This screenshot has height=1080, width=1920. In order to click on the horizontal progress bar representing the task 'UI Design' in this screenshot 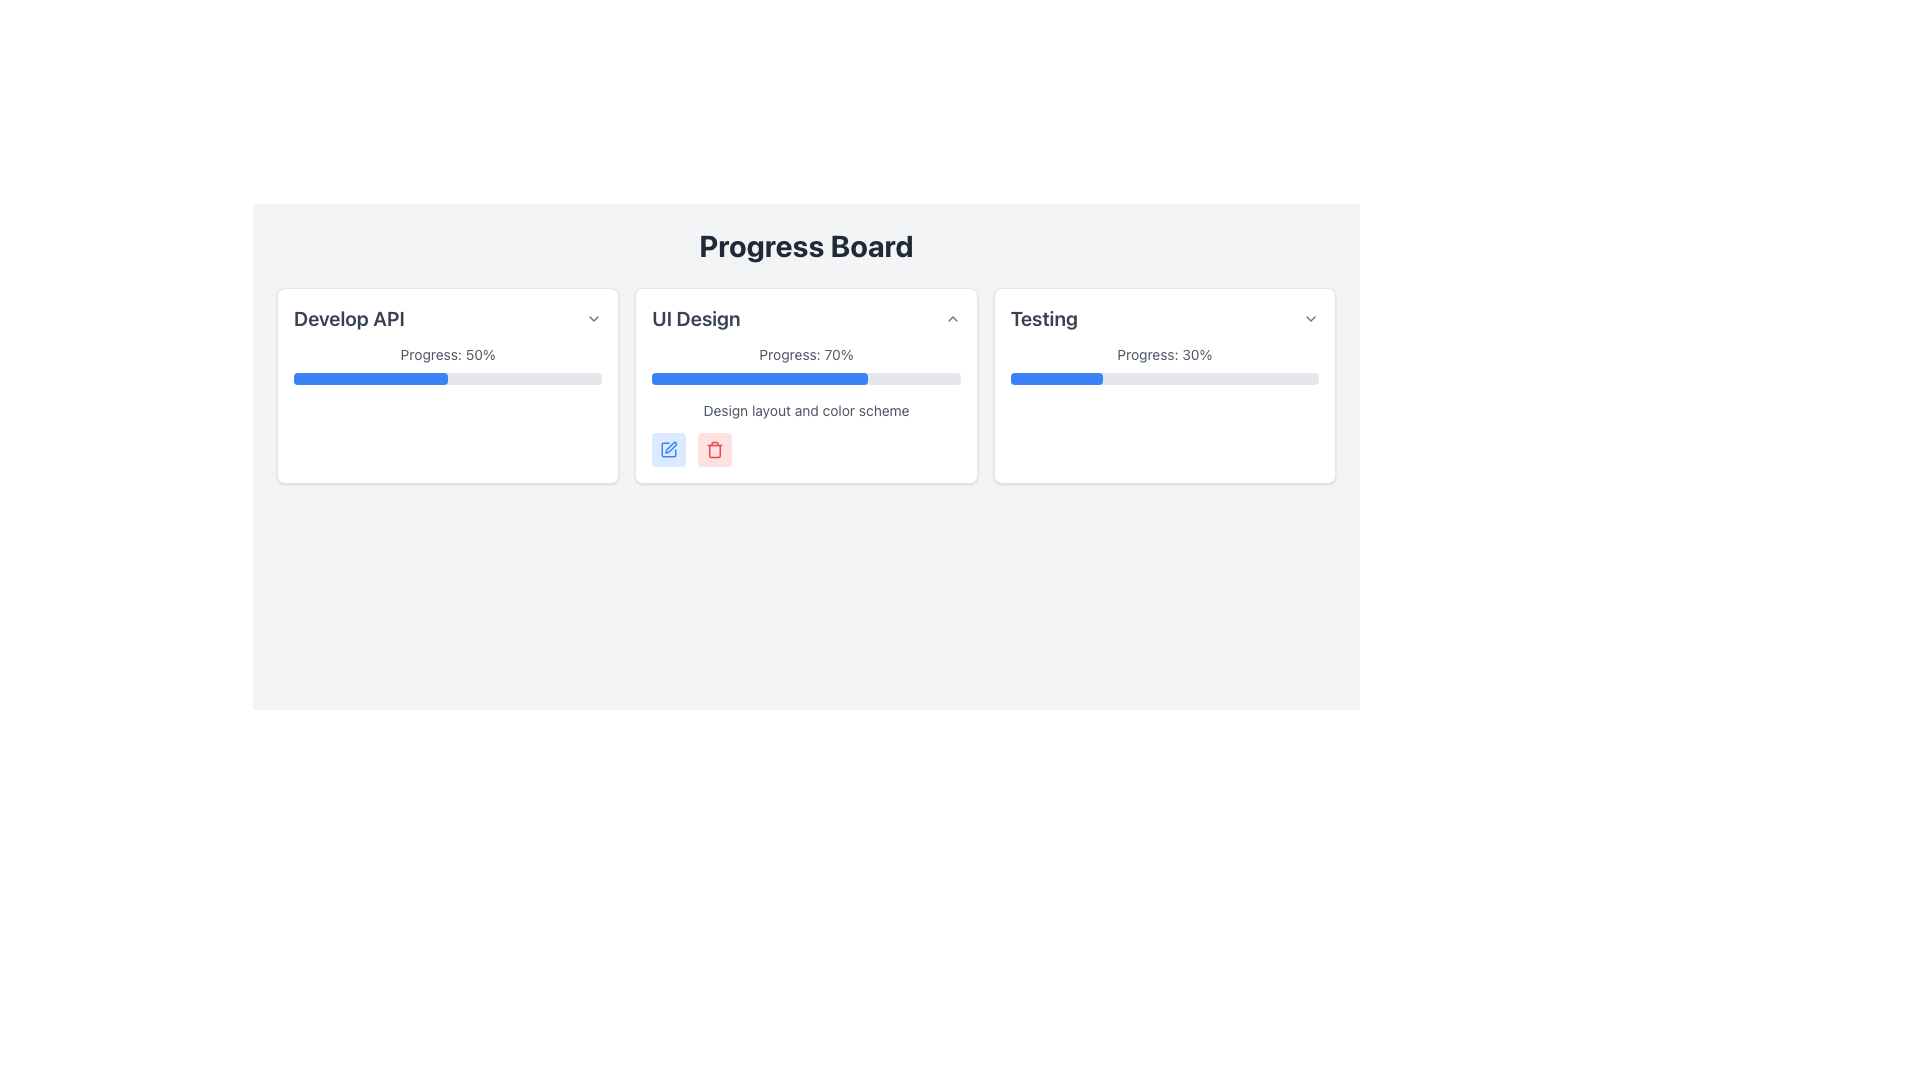, I will do `click(806, 378)`.